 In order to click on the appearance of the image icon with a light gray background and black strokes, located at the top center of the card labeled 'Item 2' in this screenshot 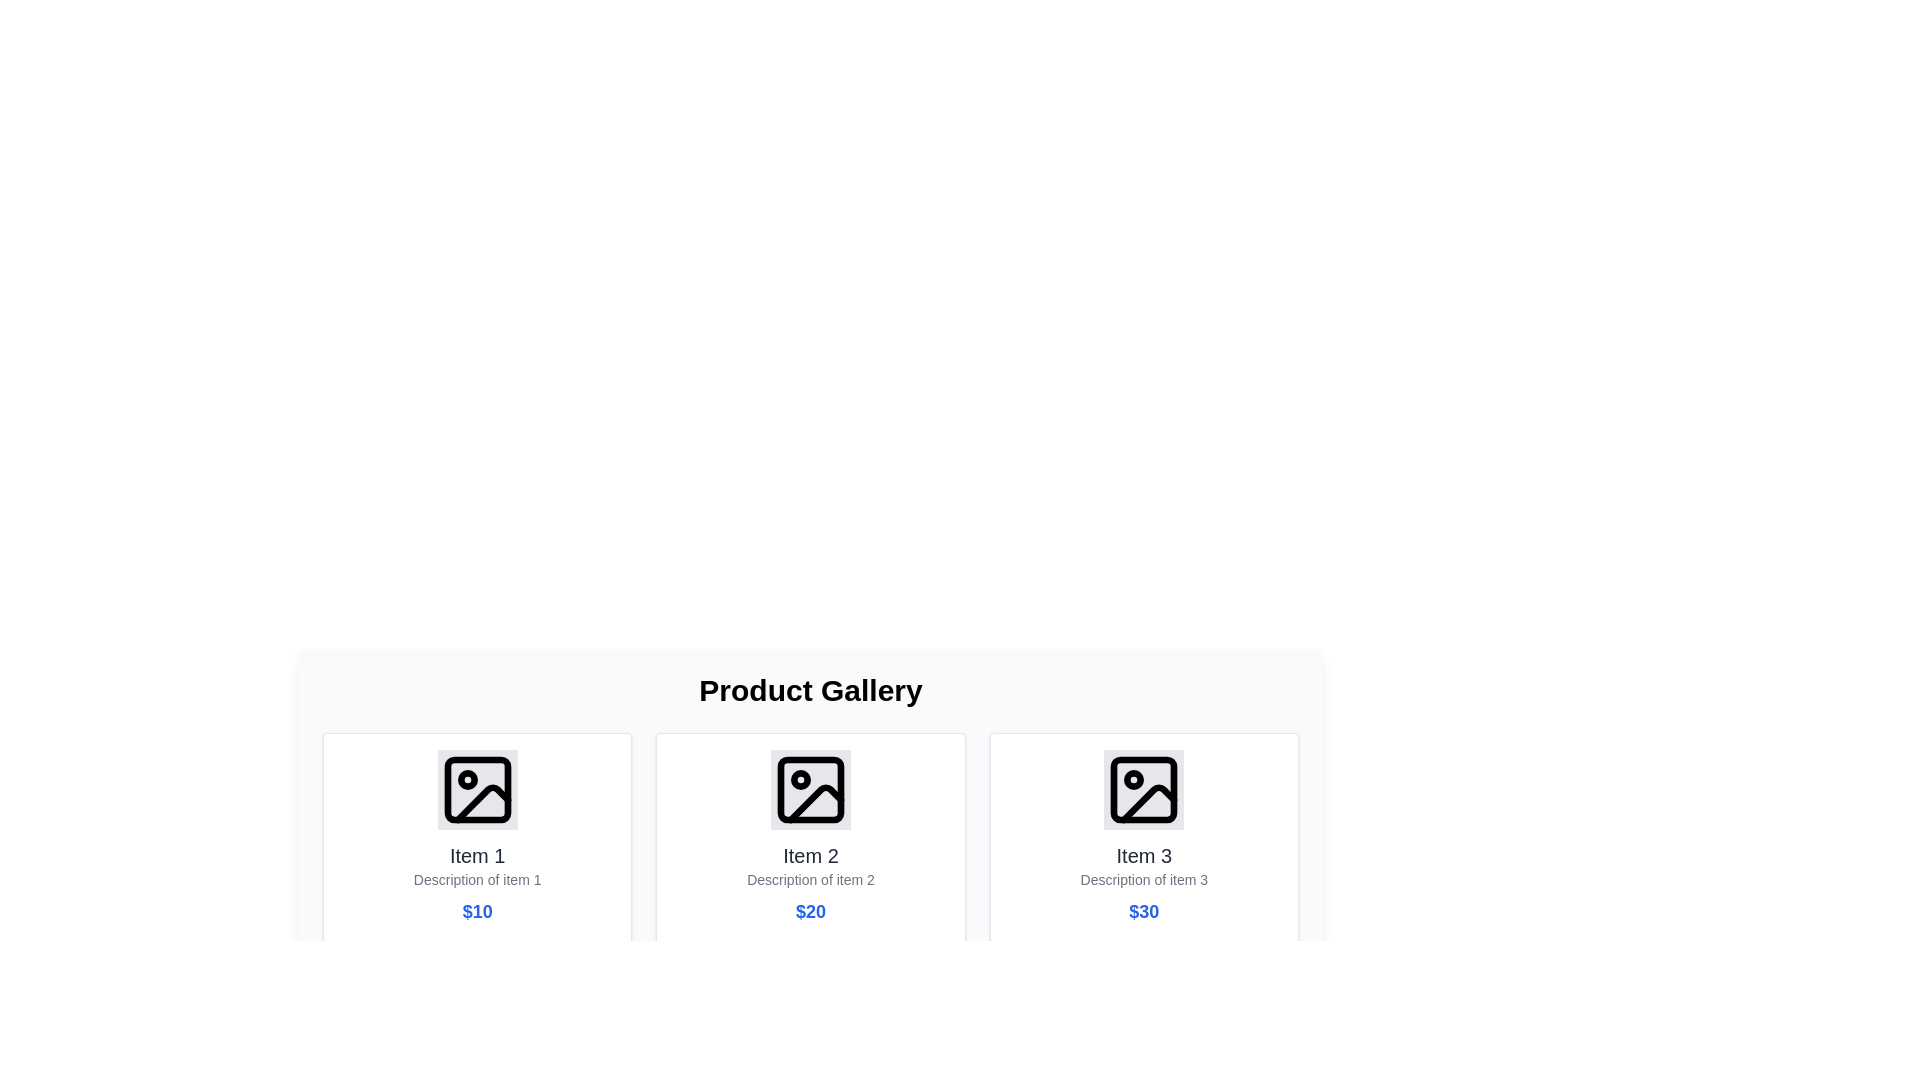, I will do `click(811, 789)`.